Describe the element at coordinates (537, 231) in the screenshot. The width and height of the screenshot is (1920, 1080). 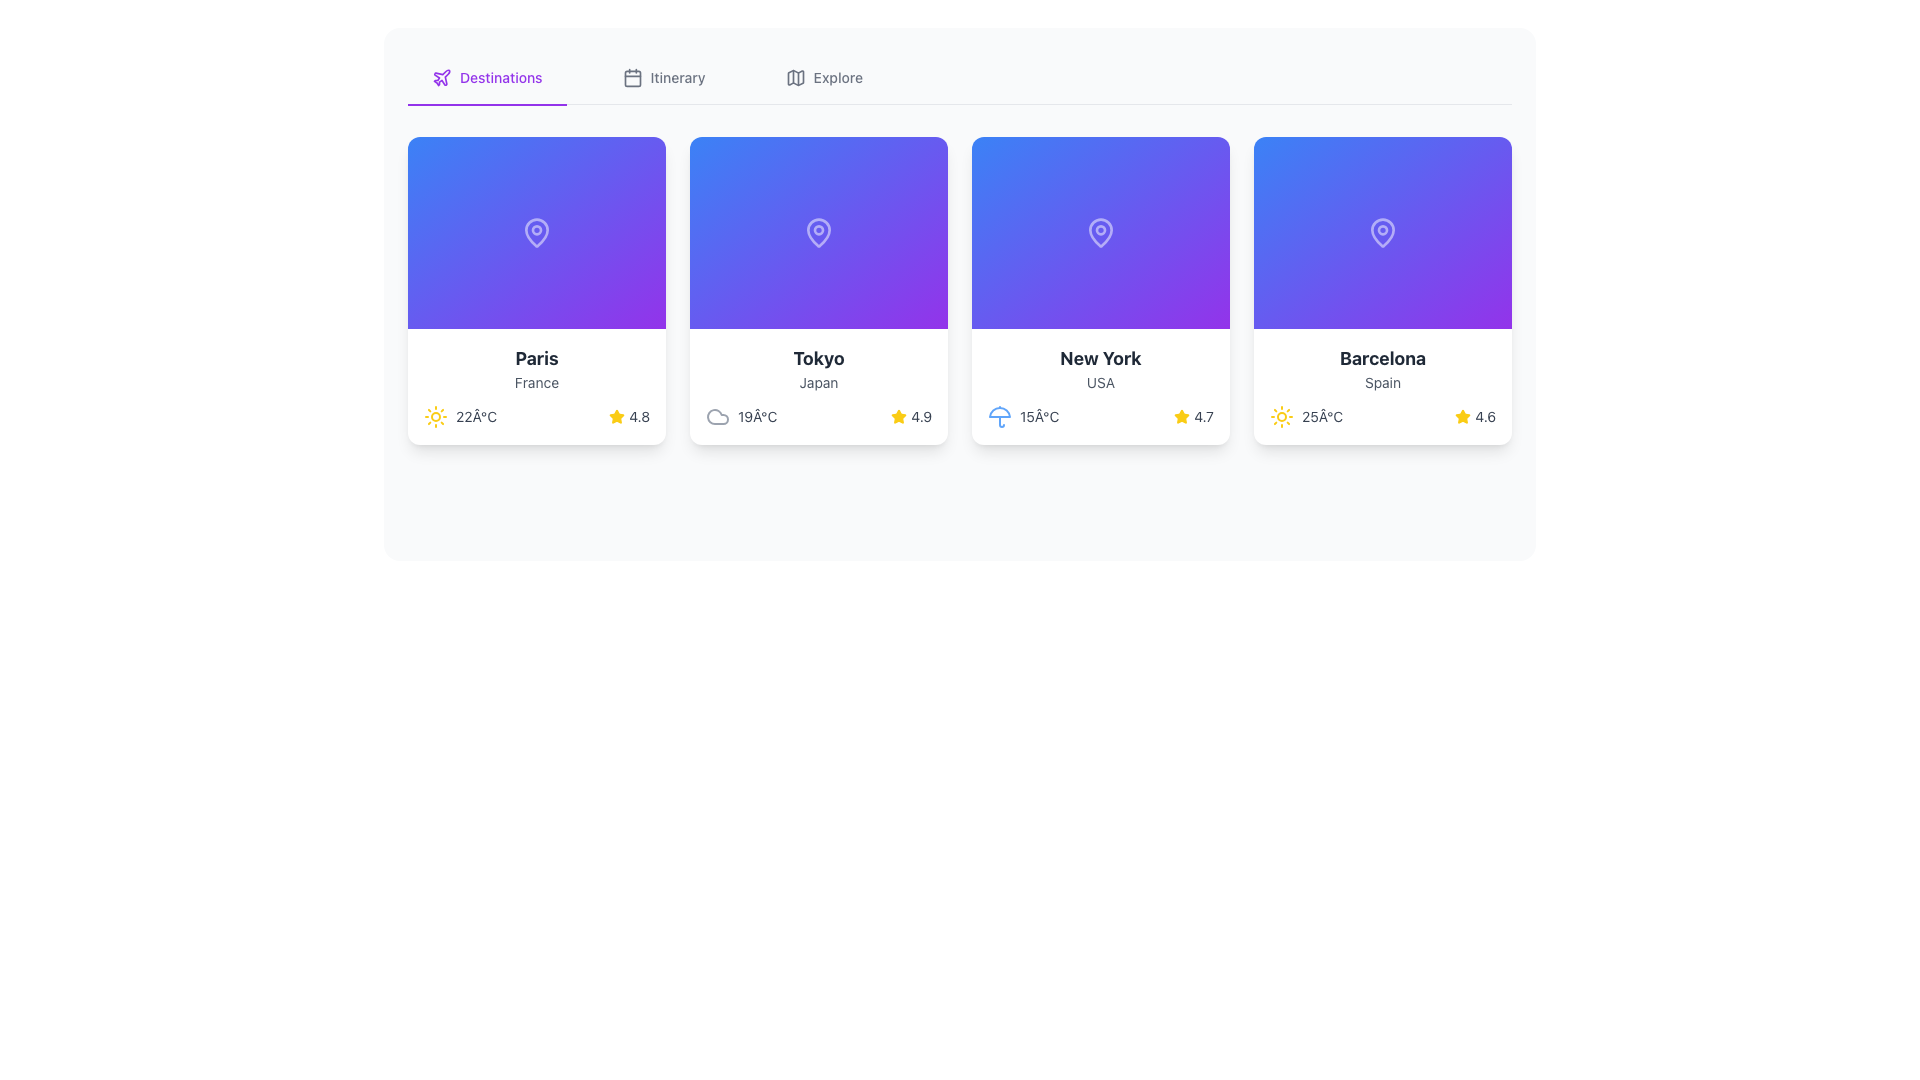
I see `the top section of the card labeled 'Paris' with a gradient background and a pin icon at the center` at that location.